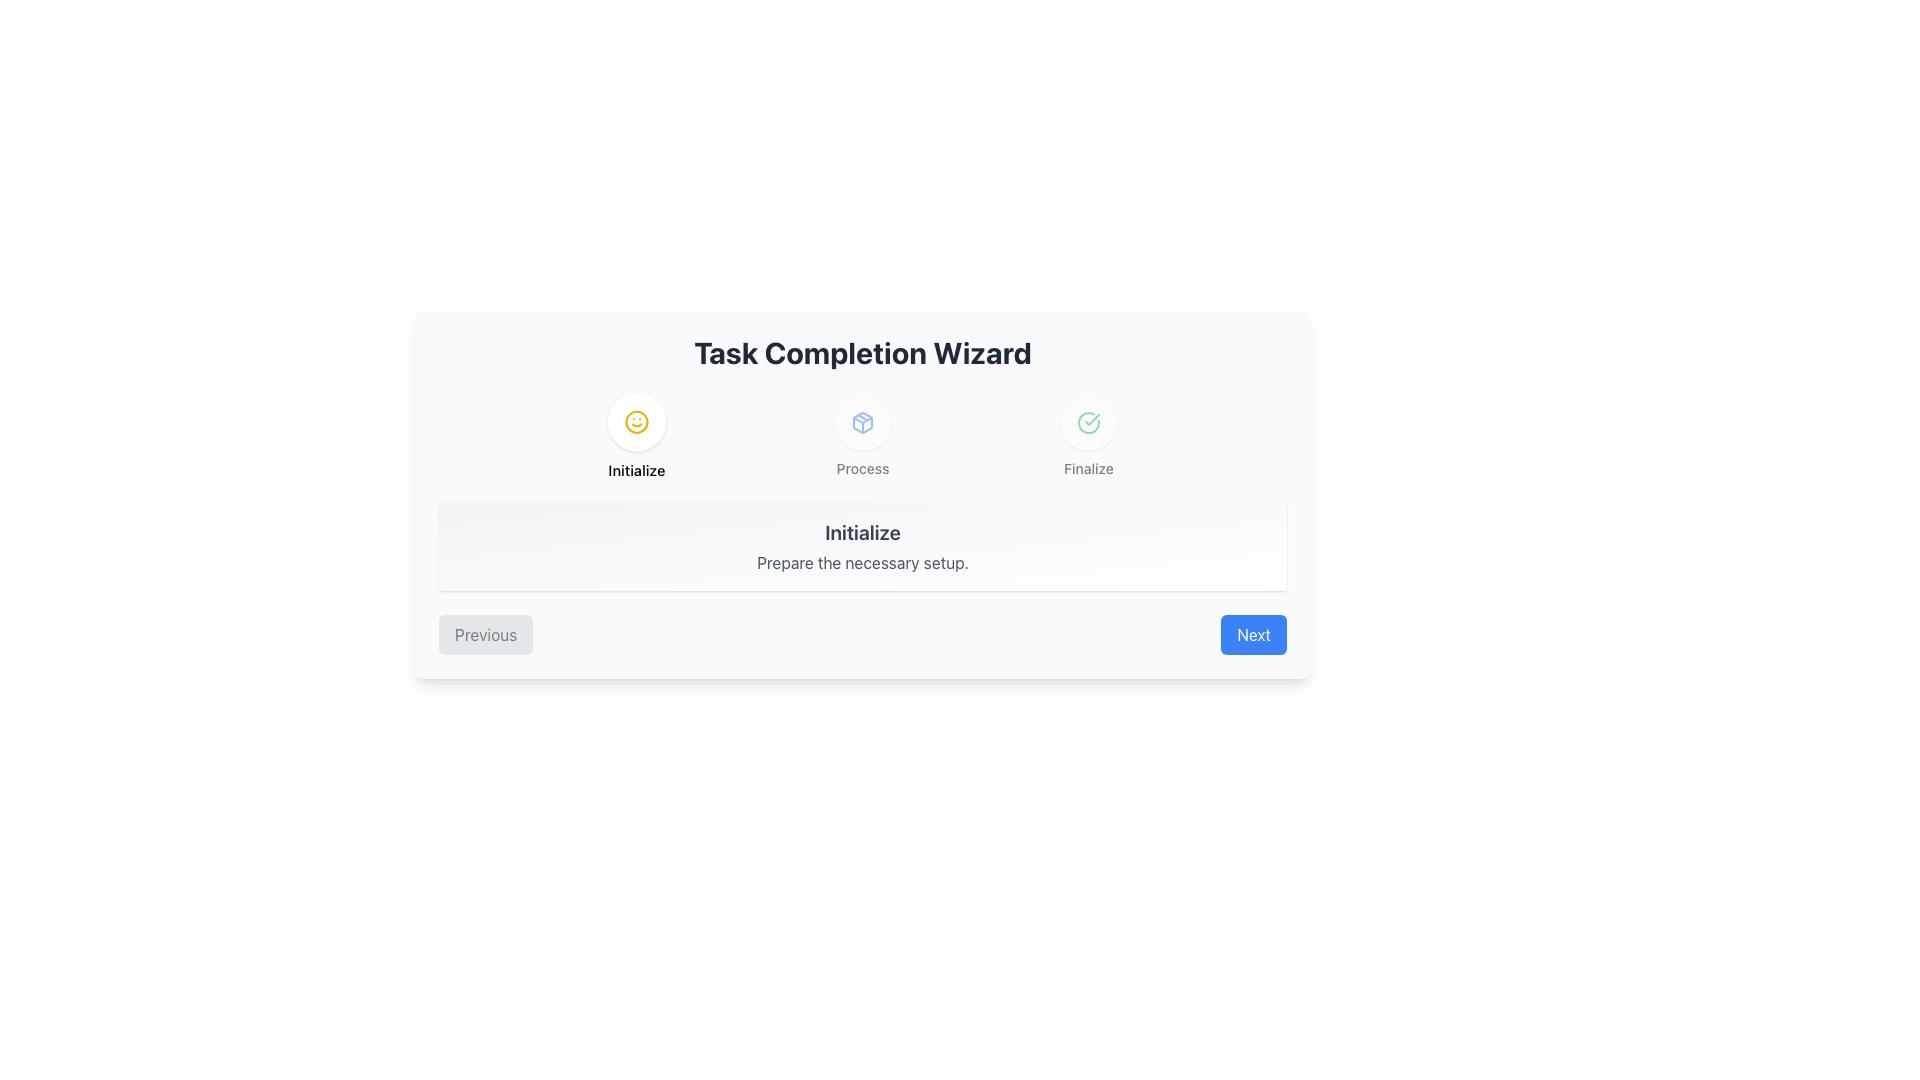 Image resolution: width=1920 pixels, height=1080 pixels. Describe the element at coordinates (863, 422) in the screenshot. I see `the active 'Process' step icon in the task completion wizard` at that location.